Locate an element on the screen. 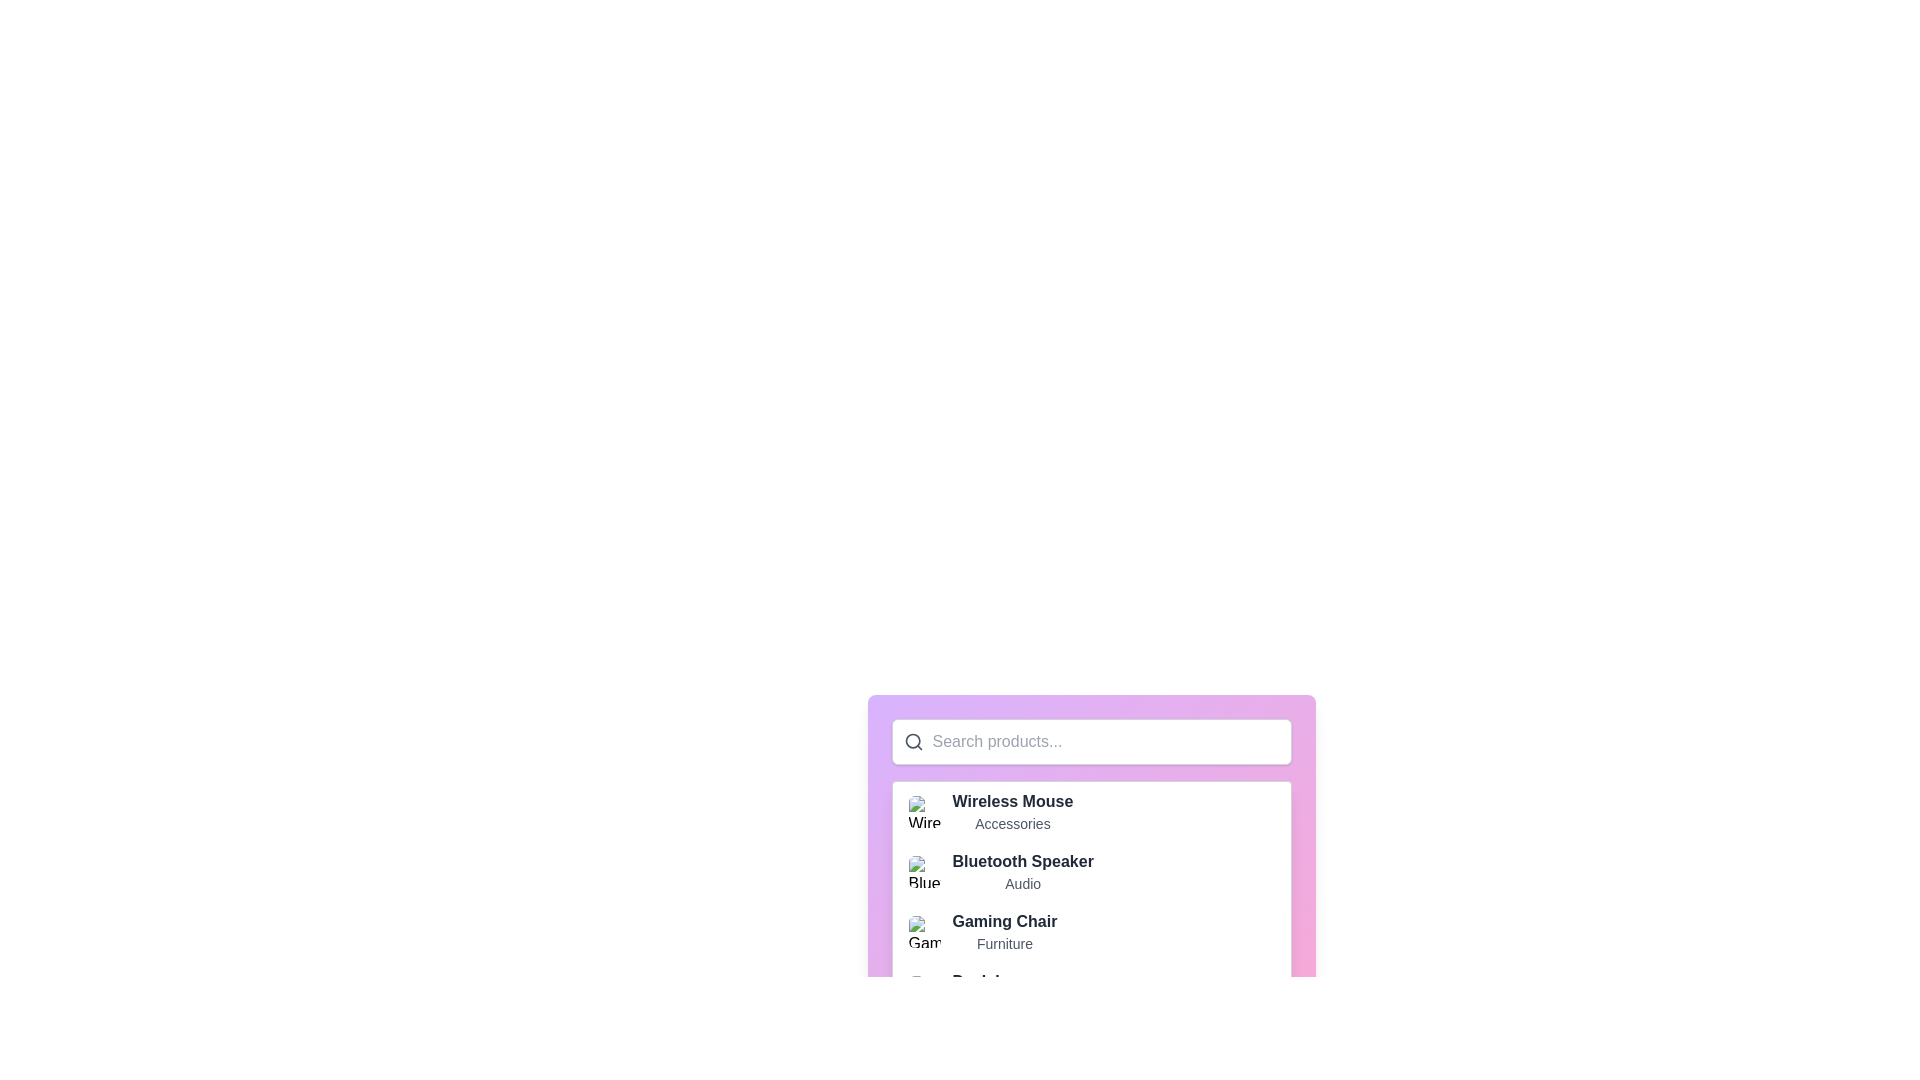 Image resolution: width=1920 pixels, height=1080 pixels. the image representing 'Wireless Mouse' located at the far left inside the vertical menu, above the text 'Wireless Mouse' and 'Accessories' is located at coordinates (923, 812).